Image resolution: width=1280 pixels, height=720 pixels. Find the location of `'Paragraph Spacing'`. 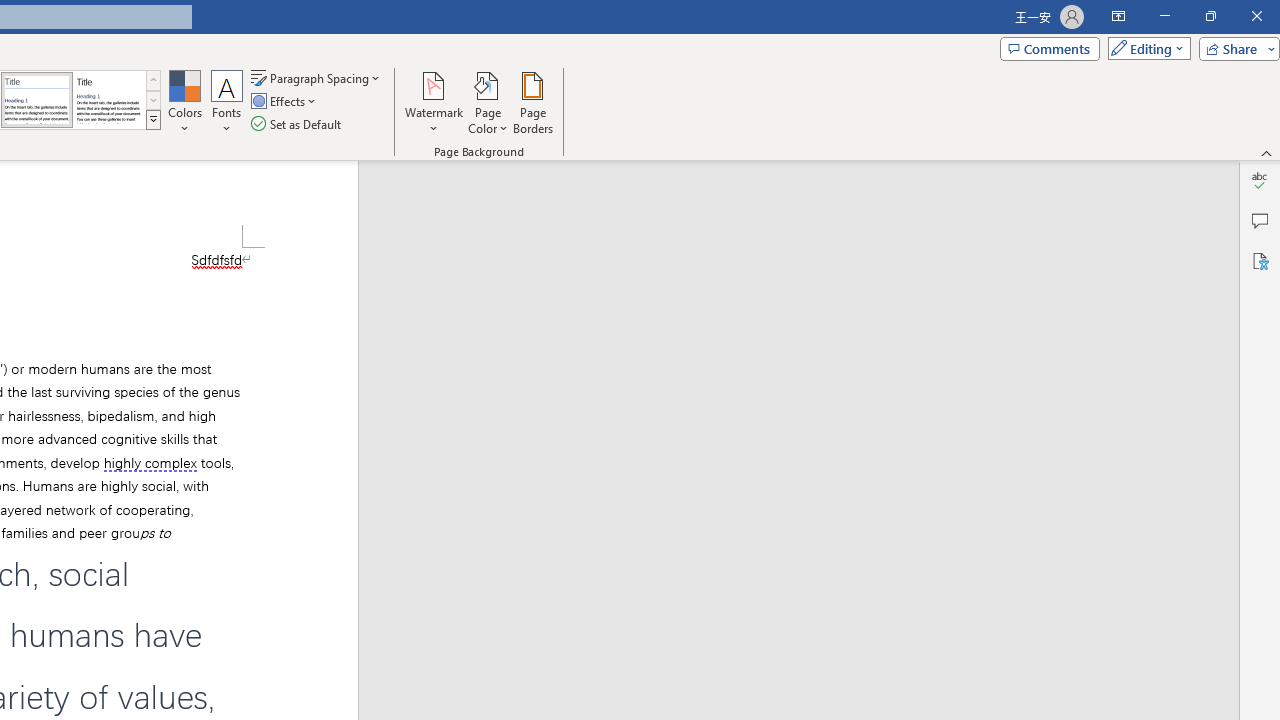

'Paragraph Spacing' is located at coordinates (316, 77).